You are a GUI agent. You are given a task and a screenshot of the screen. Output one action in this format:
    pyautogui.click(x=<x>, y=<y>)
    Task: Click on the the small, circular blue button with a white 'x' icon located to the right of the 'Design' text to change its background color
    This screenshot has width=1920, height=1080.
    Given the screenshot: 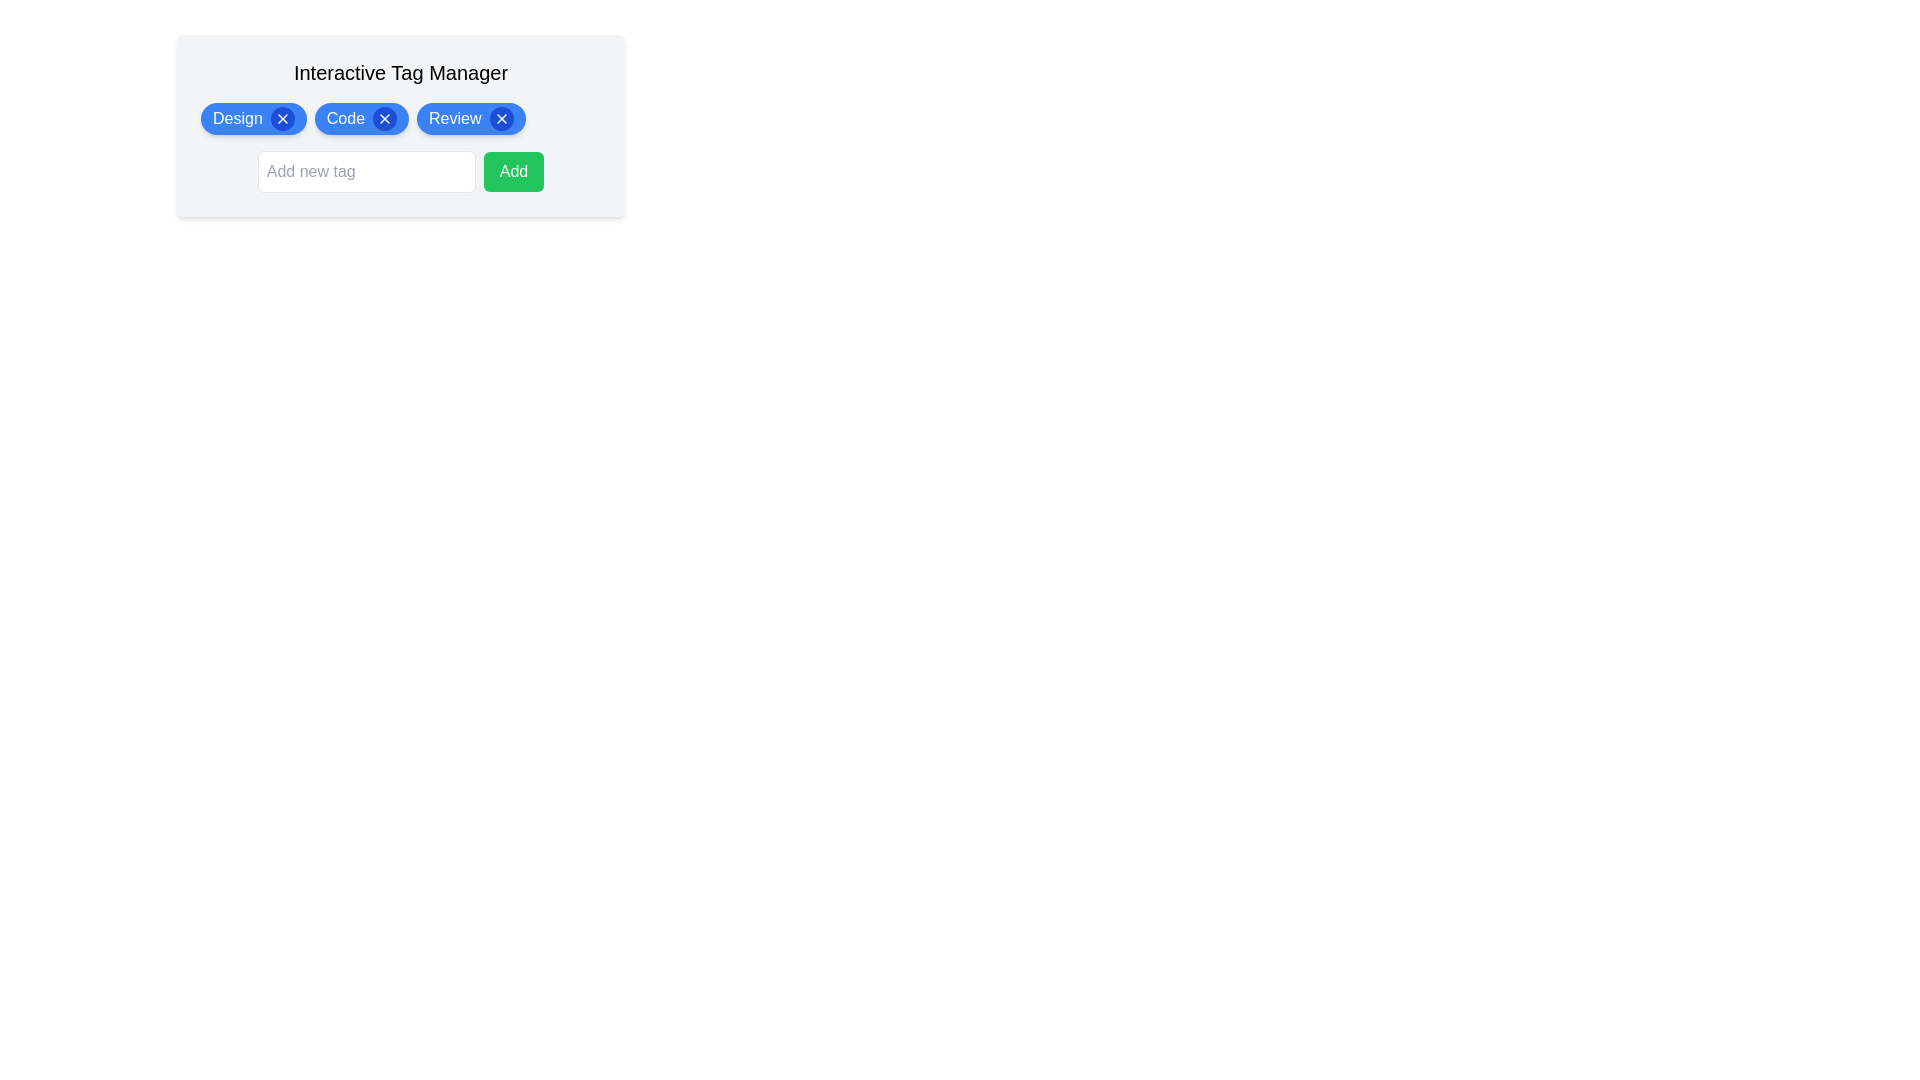 What is the action you would take?
    pyautogui.click(x=281, y=119)
    